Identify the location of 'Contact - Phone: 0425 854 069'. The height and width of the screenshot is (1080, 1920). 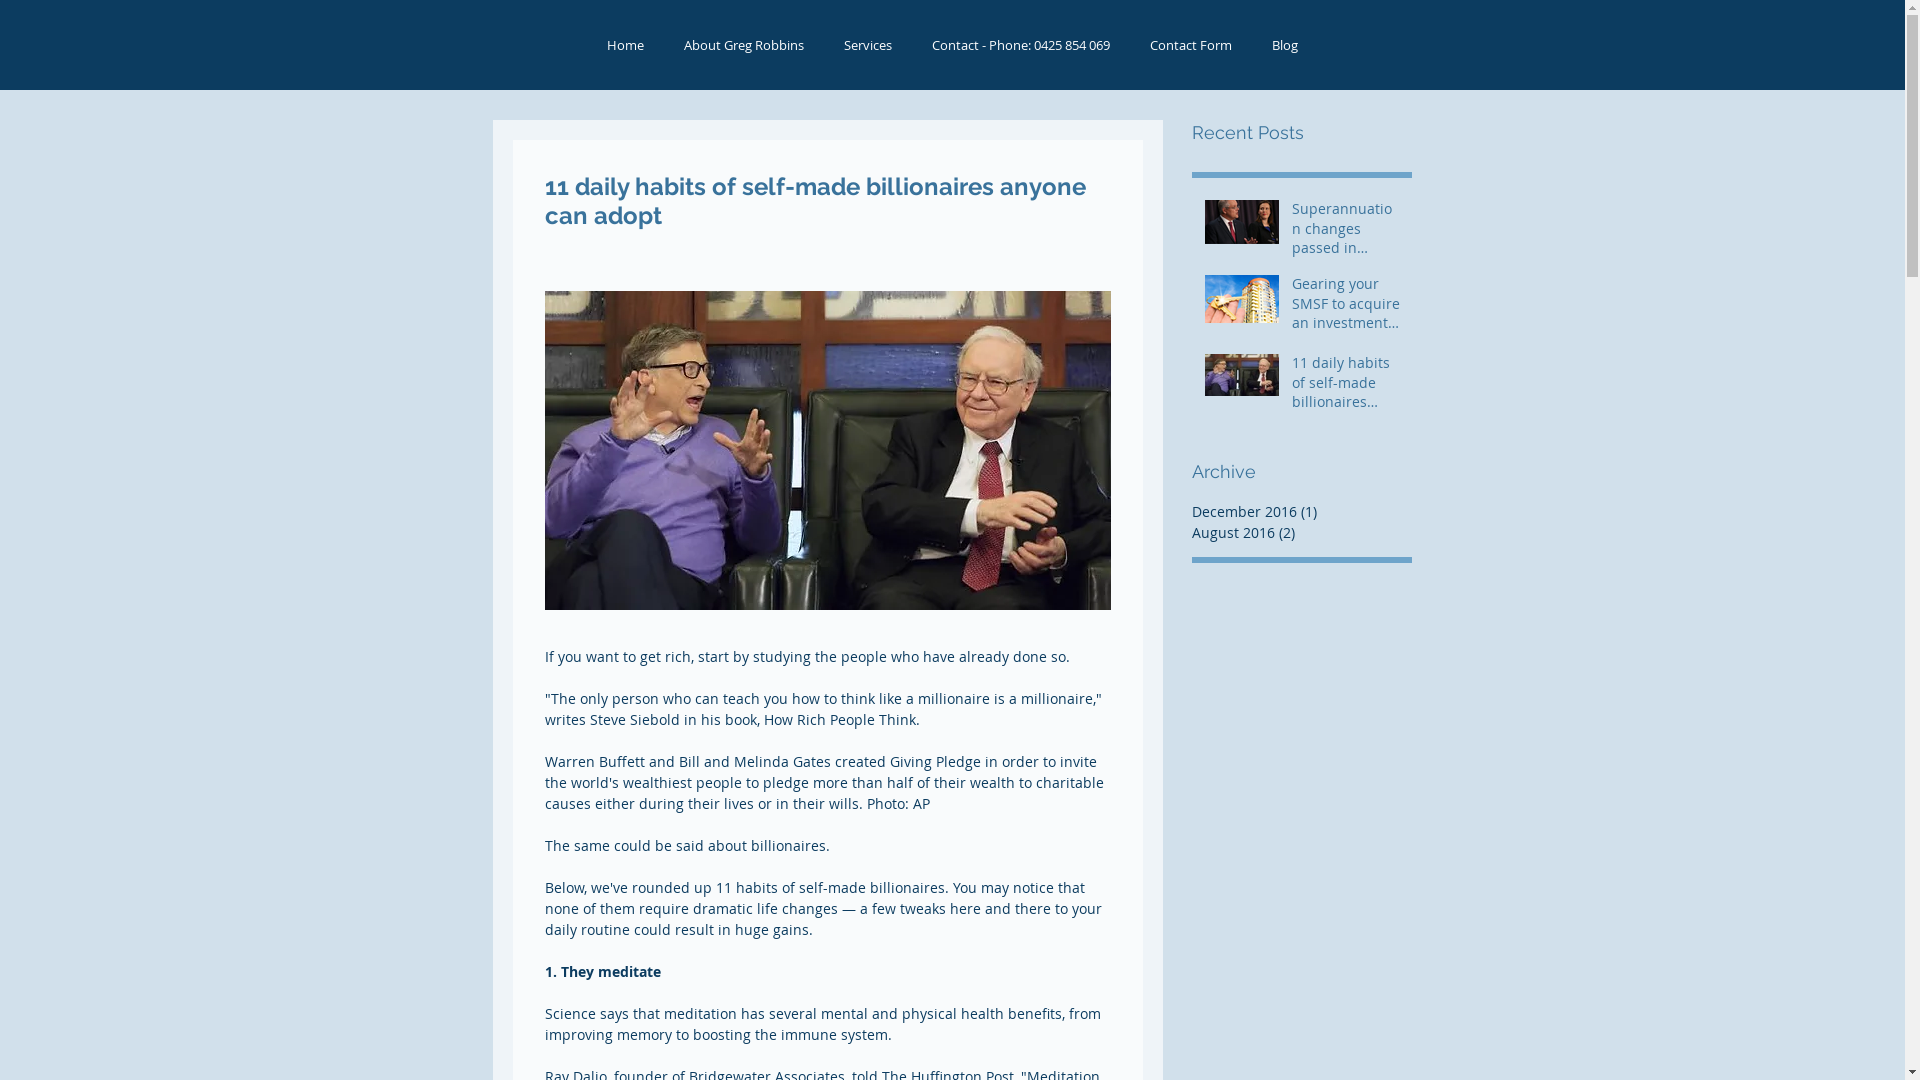
(1021, 45).